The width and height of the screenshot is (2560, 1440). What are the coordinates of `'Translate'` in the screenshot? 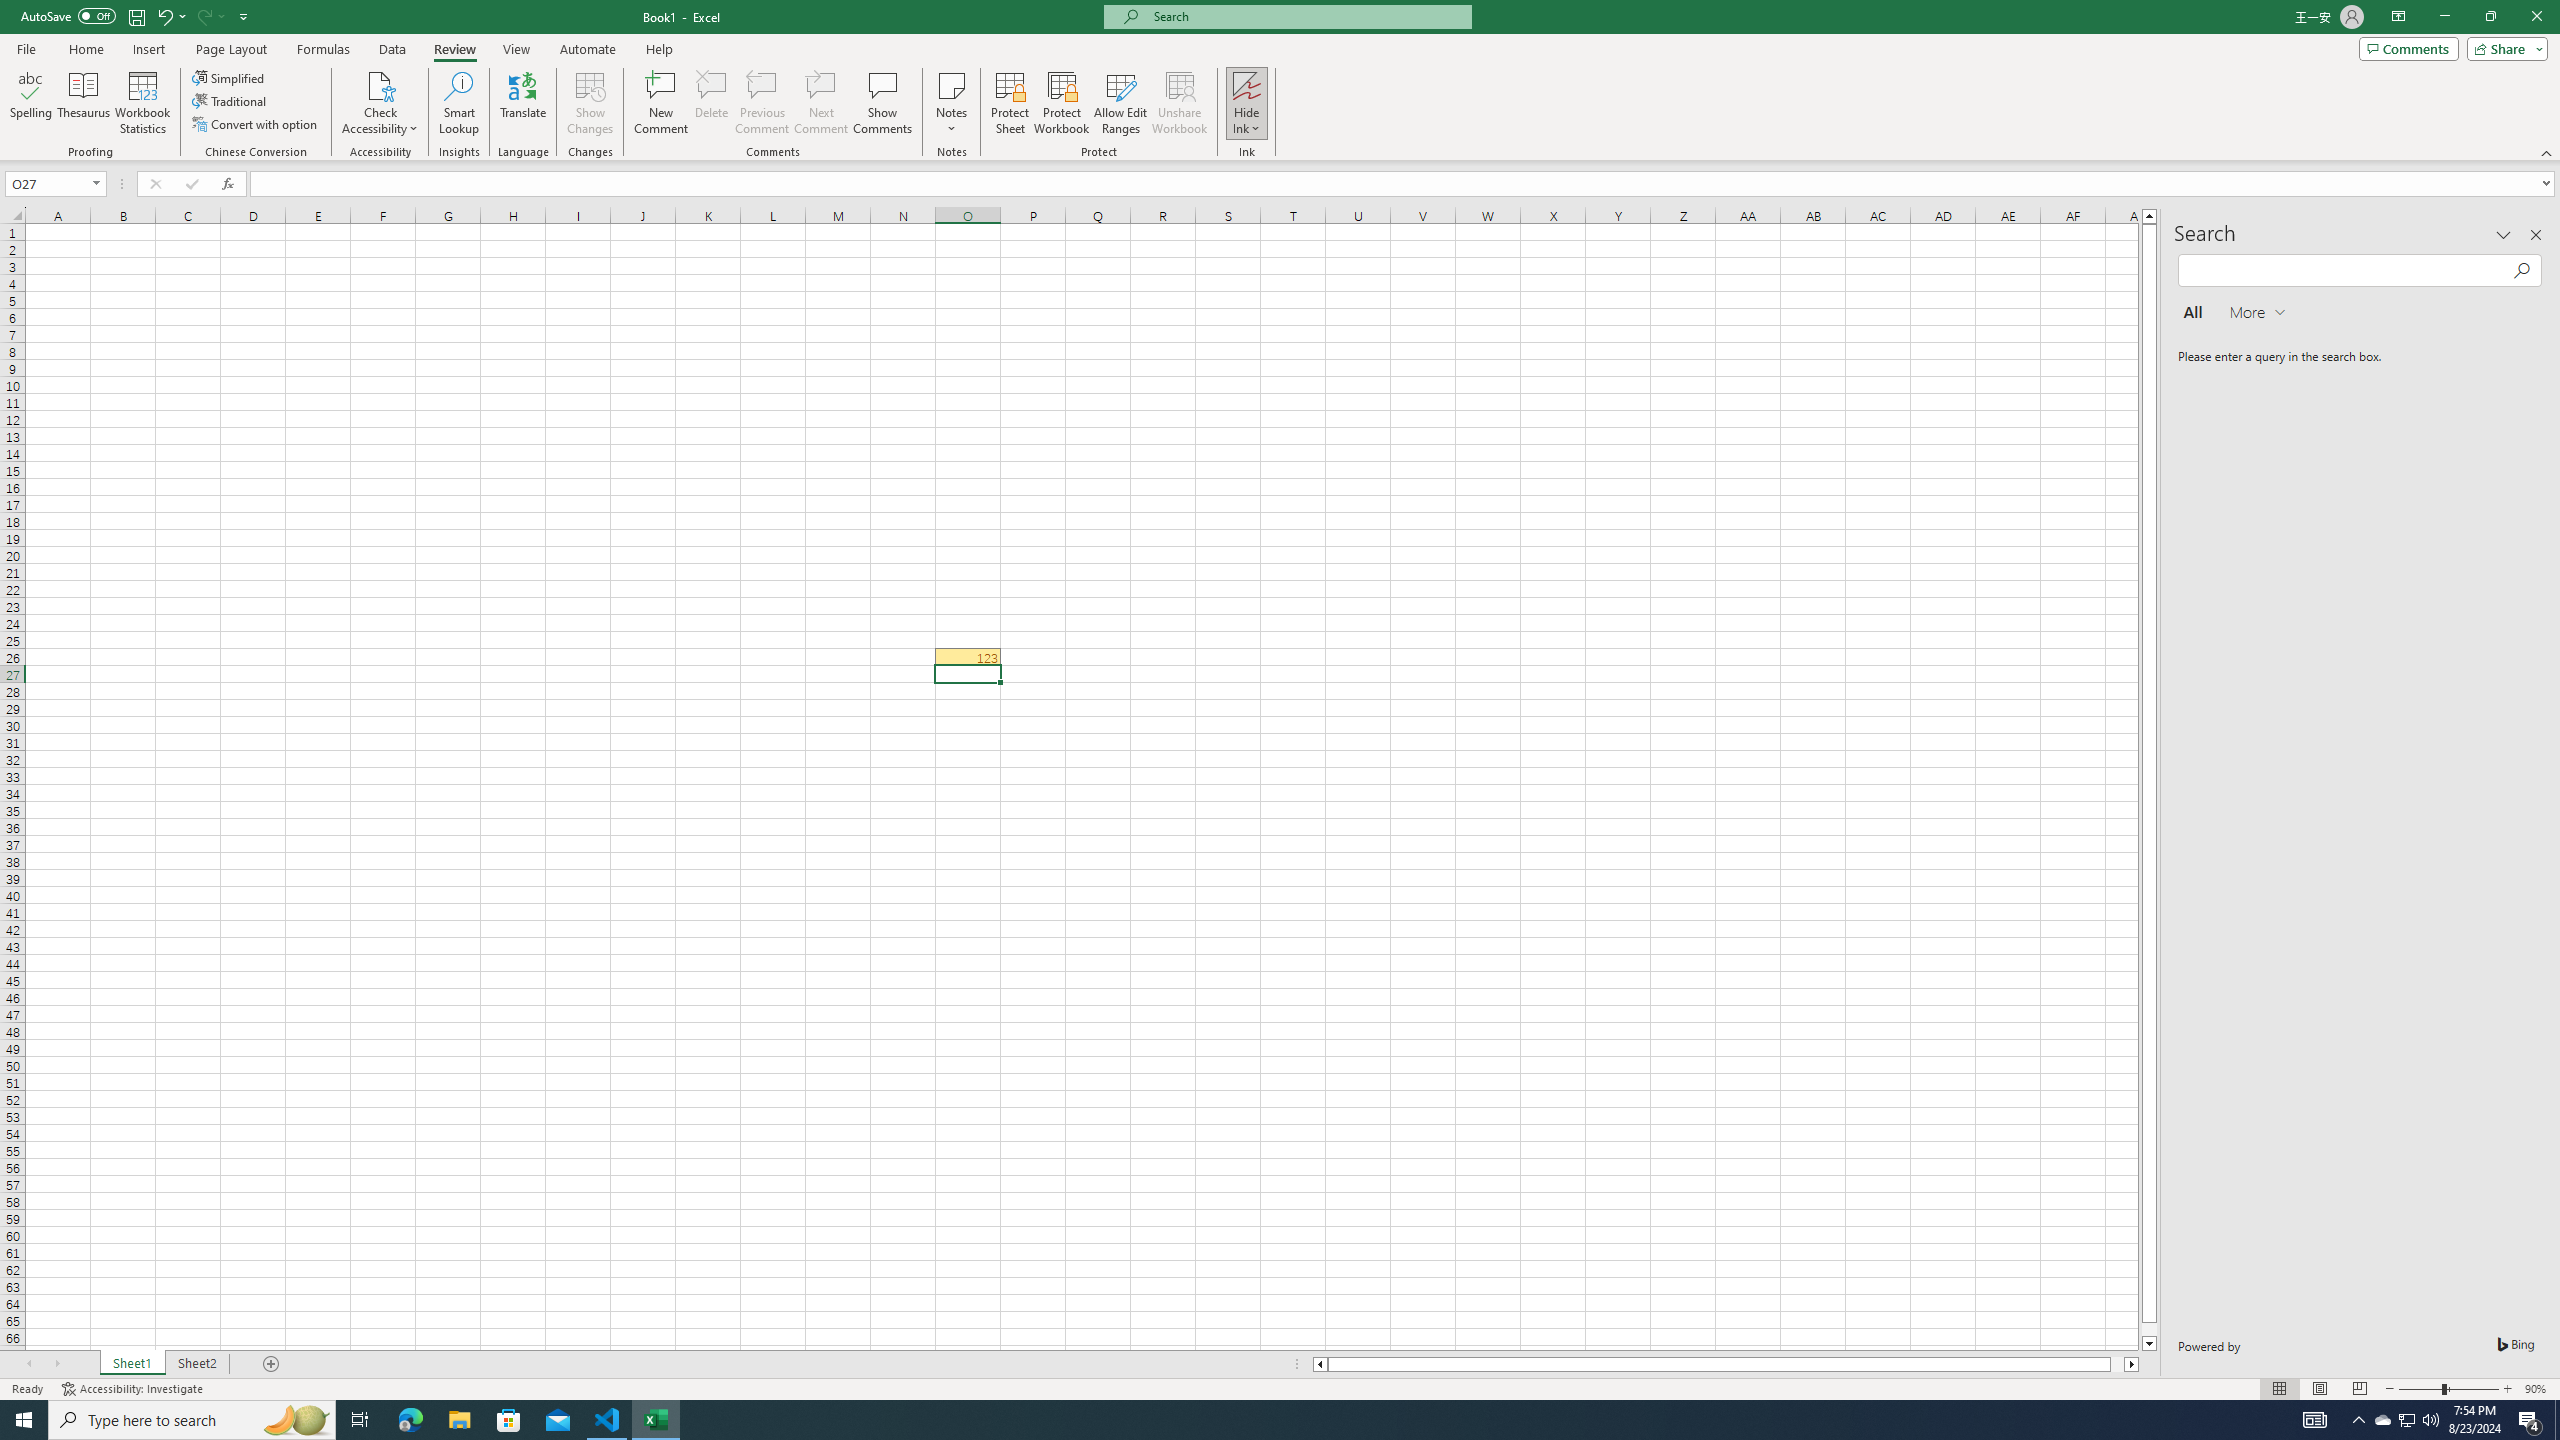 It's located at (522, 103).